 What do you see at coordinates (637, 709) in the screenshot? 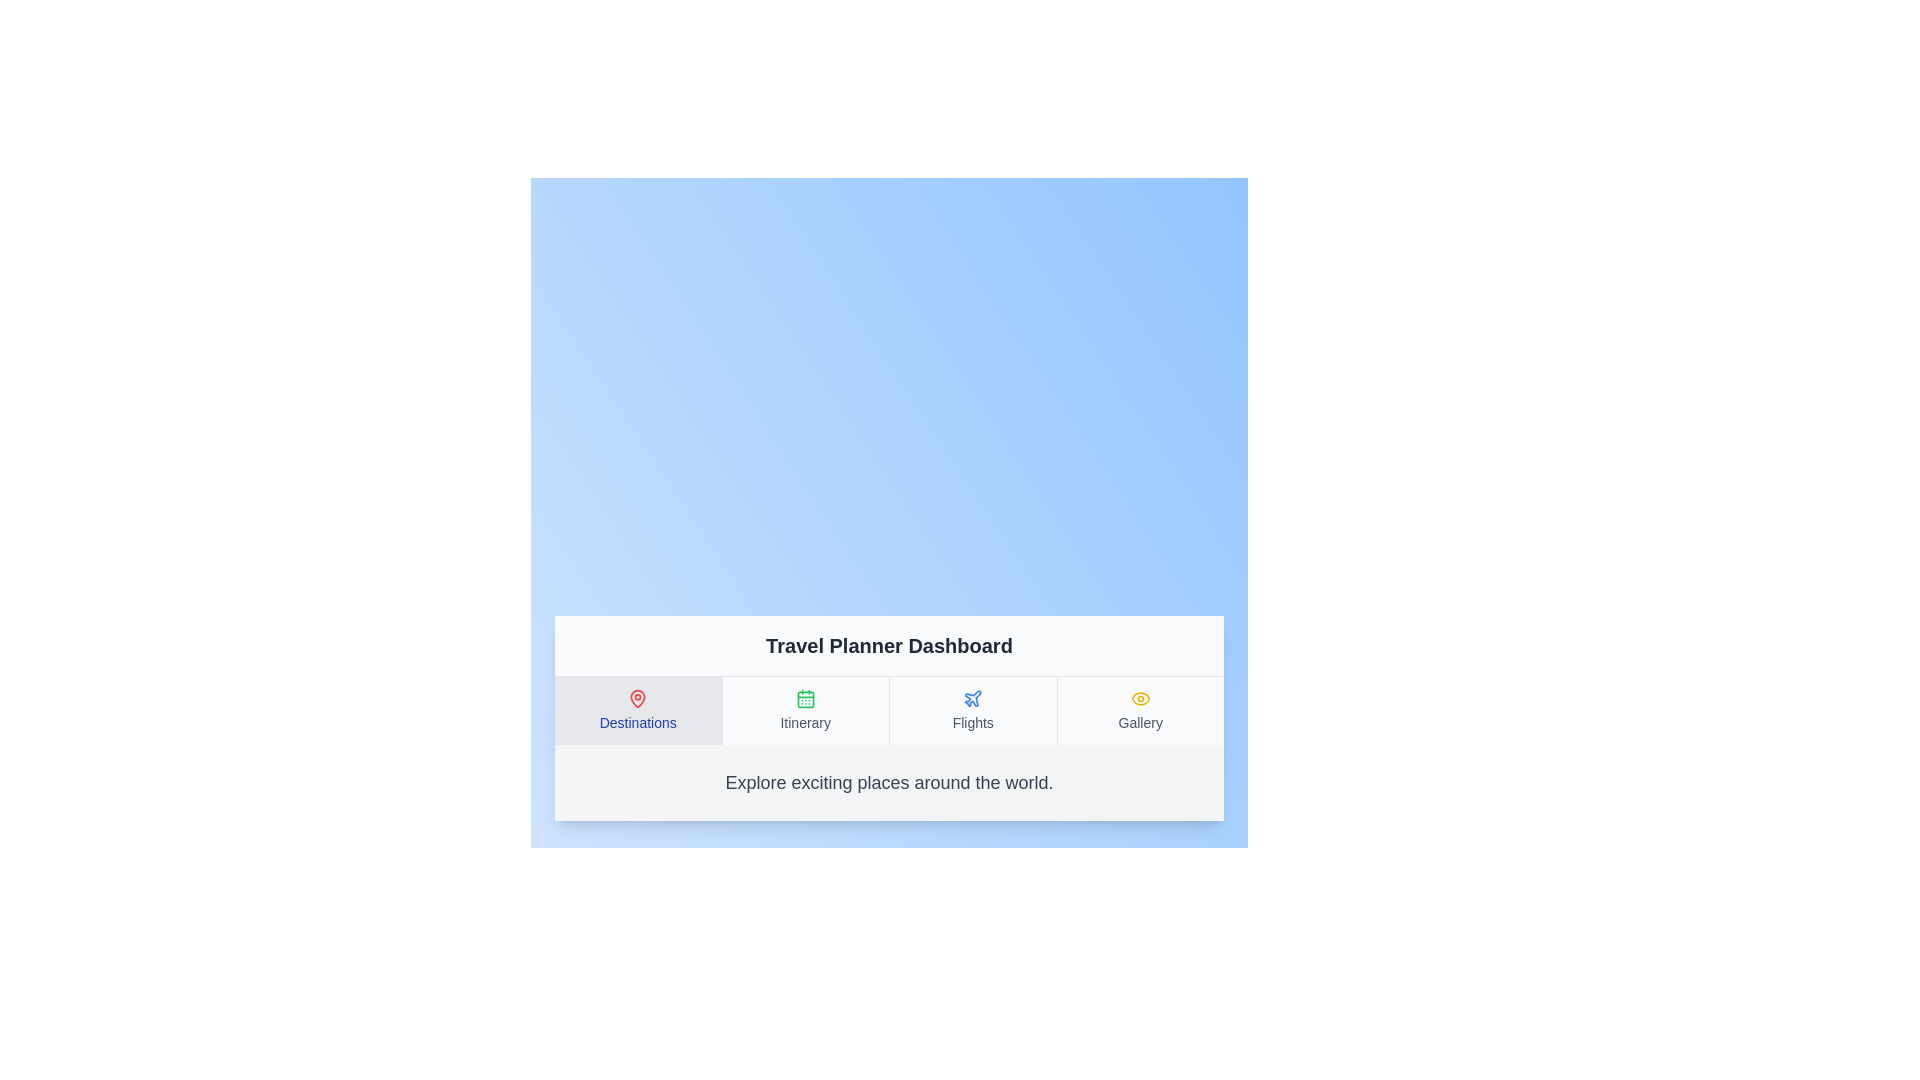
I see `the navigation button for viewing or exploring destinations in the application` at bounding box center [637, 709].